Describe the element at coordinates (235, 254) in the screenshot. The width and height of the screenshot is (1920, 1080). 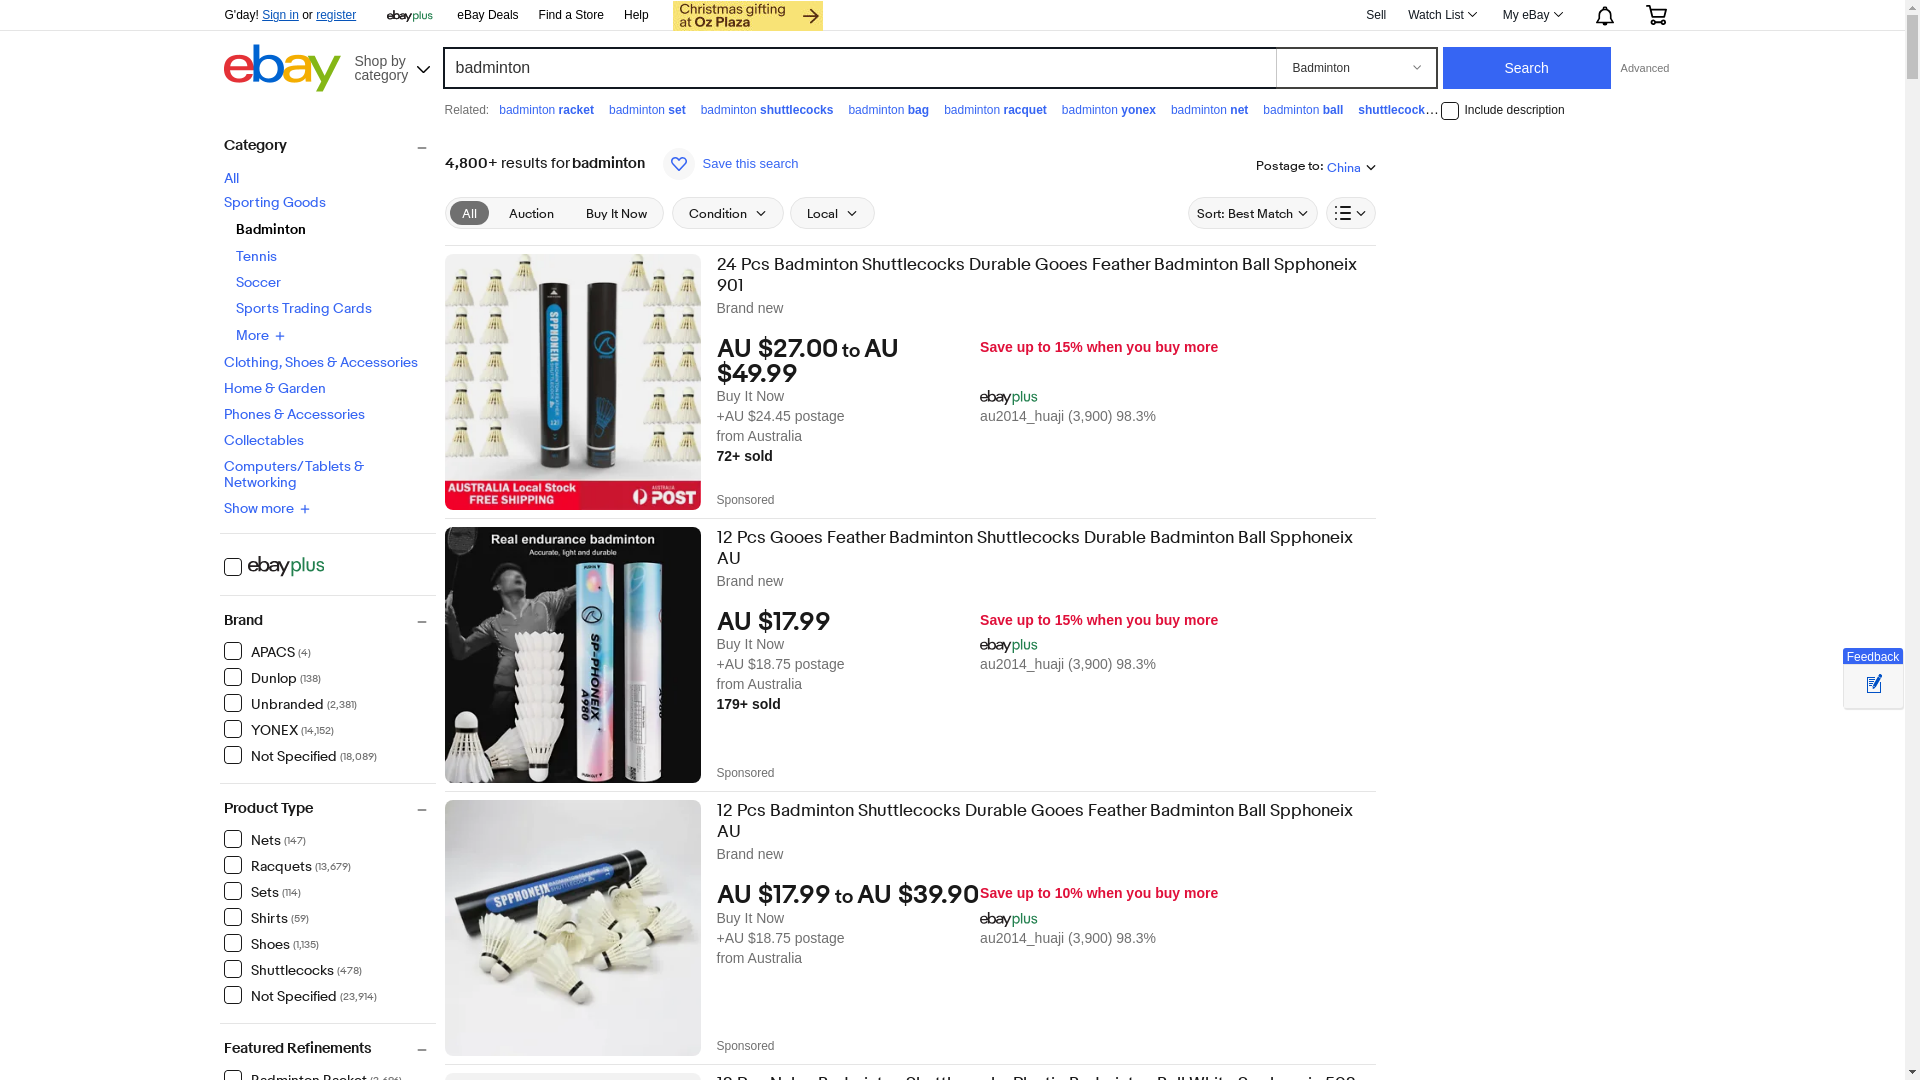
I see `'Tennis'` at that location.